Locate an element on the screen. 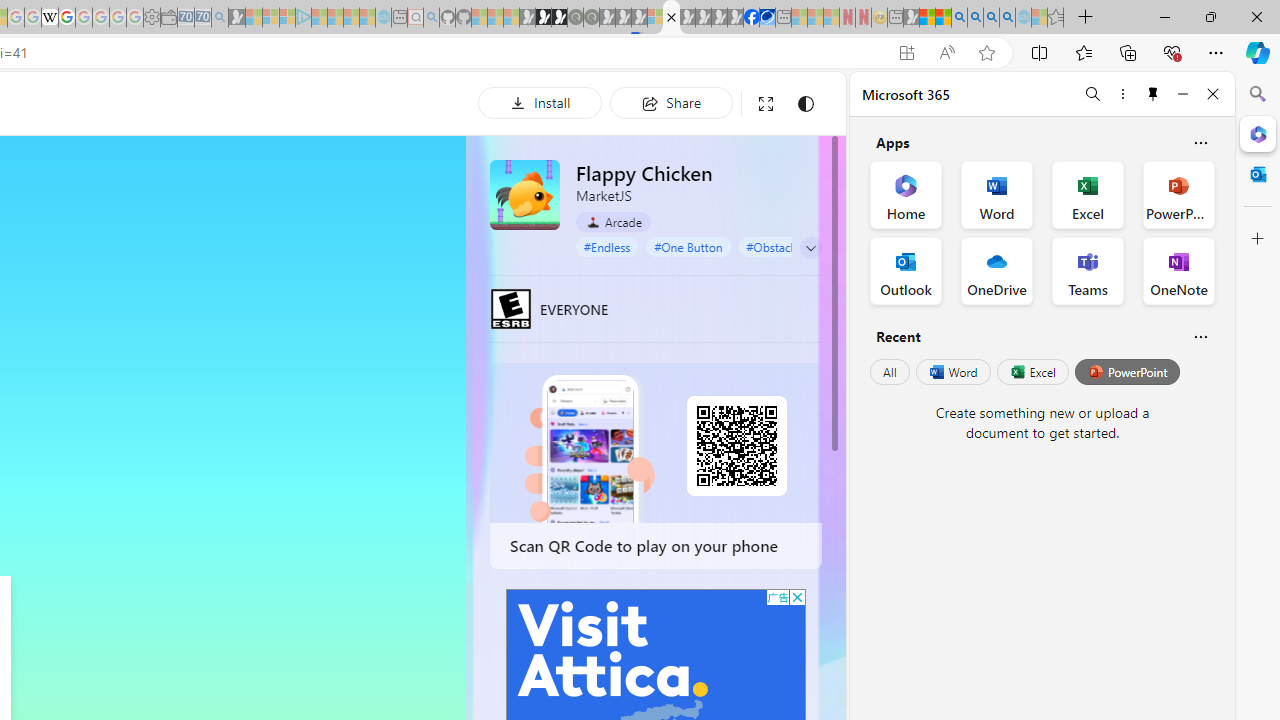  'Teams Office App' is located at coordinates (1087, 271).